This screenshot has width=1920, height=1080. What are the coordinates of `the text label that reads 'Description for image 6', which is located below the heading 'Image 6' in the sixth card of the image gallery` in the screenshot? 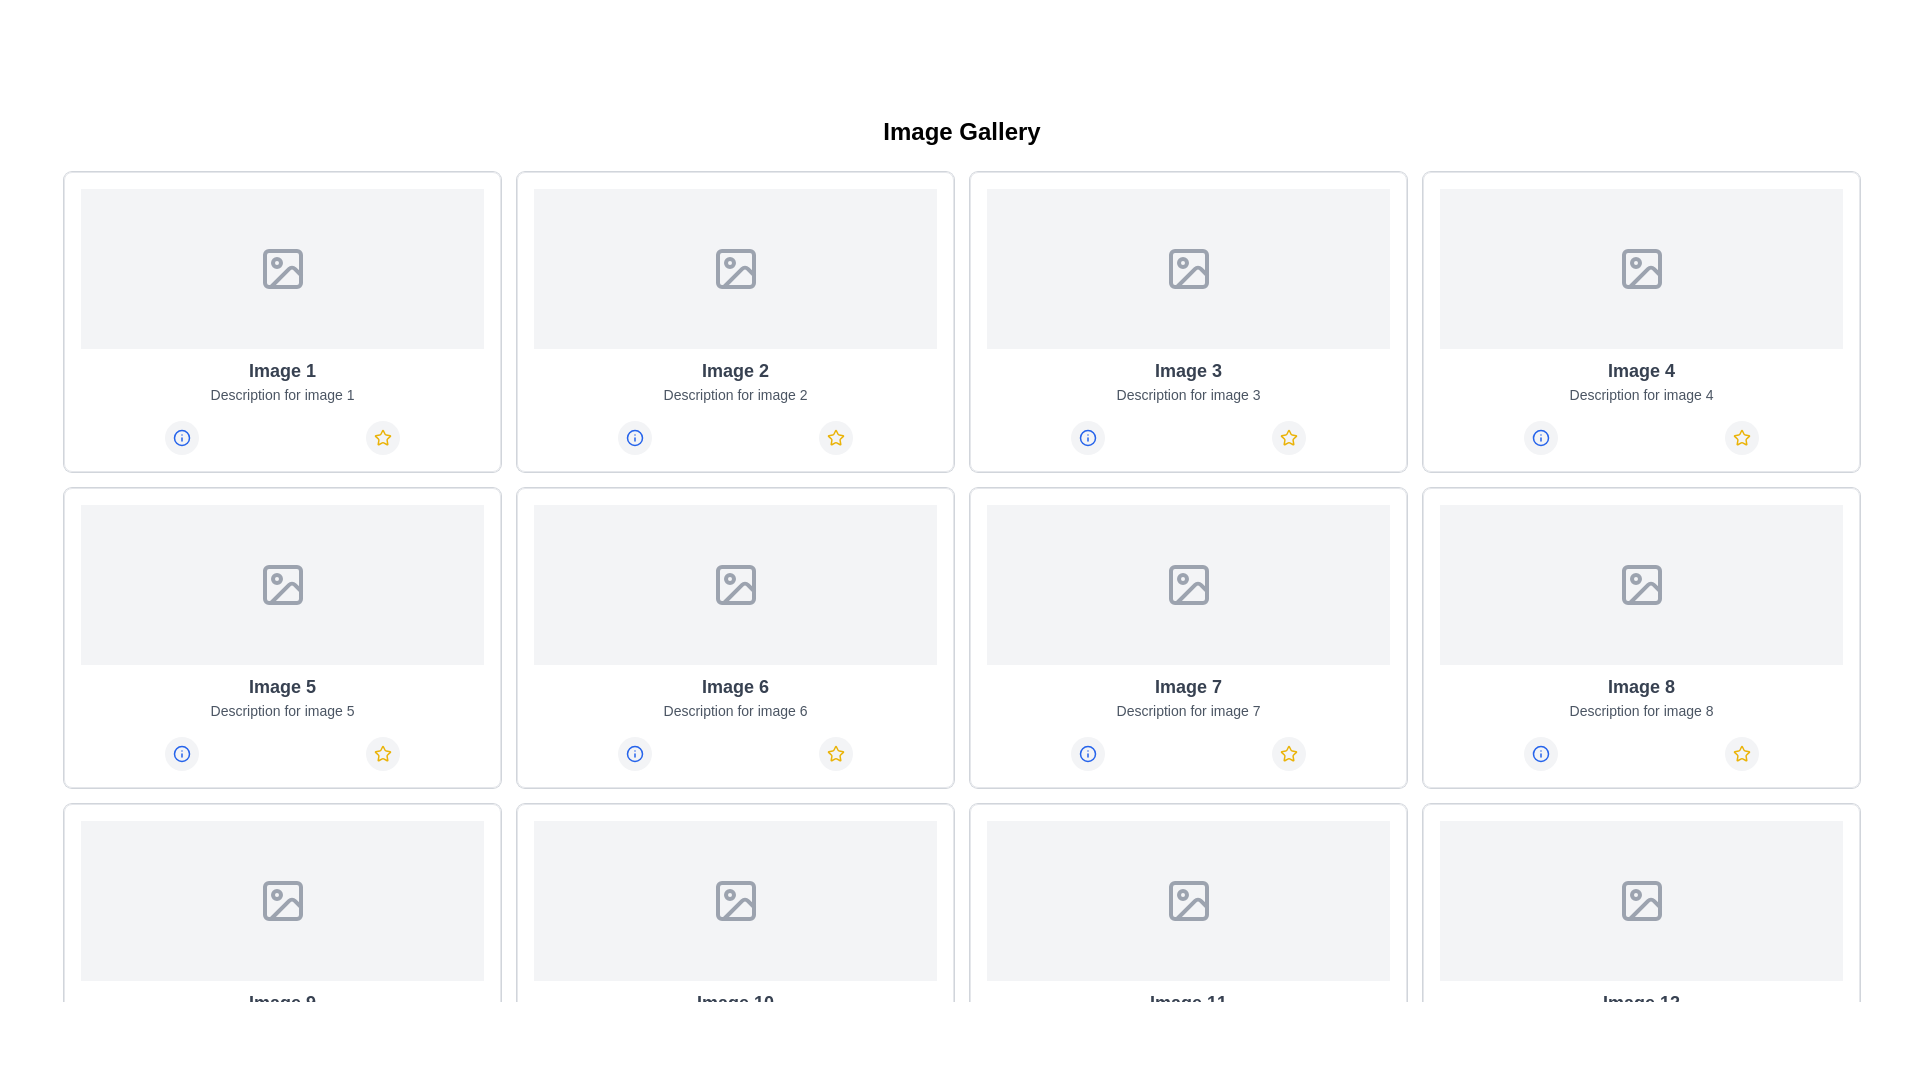 It's located at (734, 709).